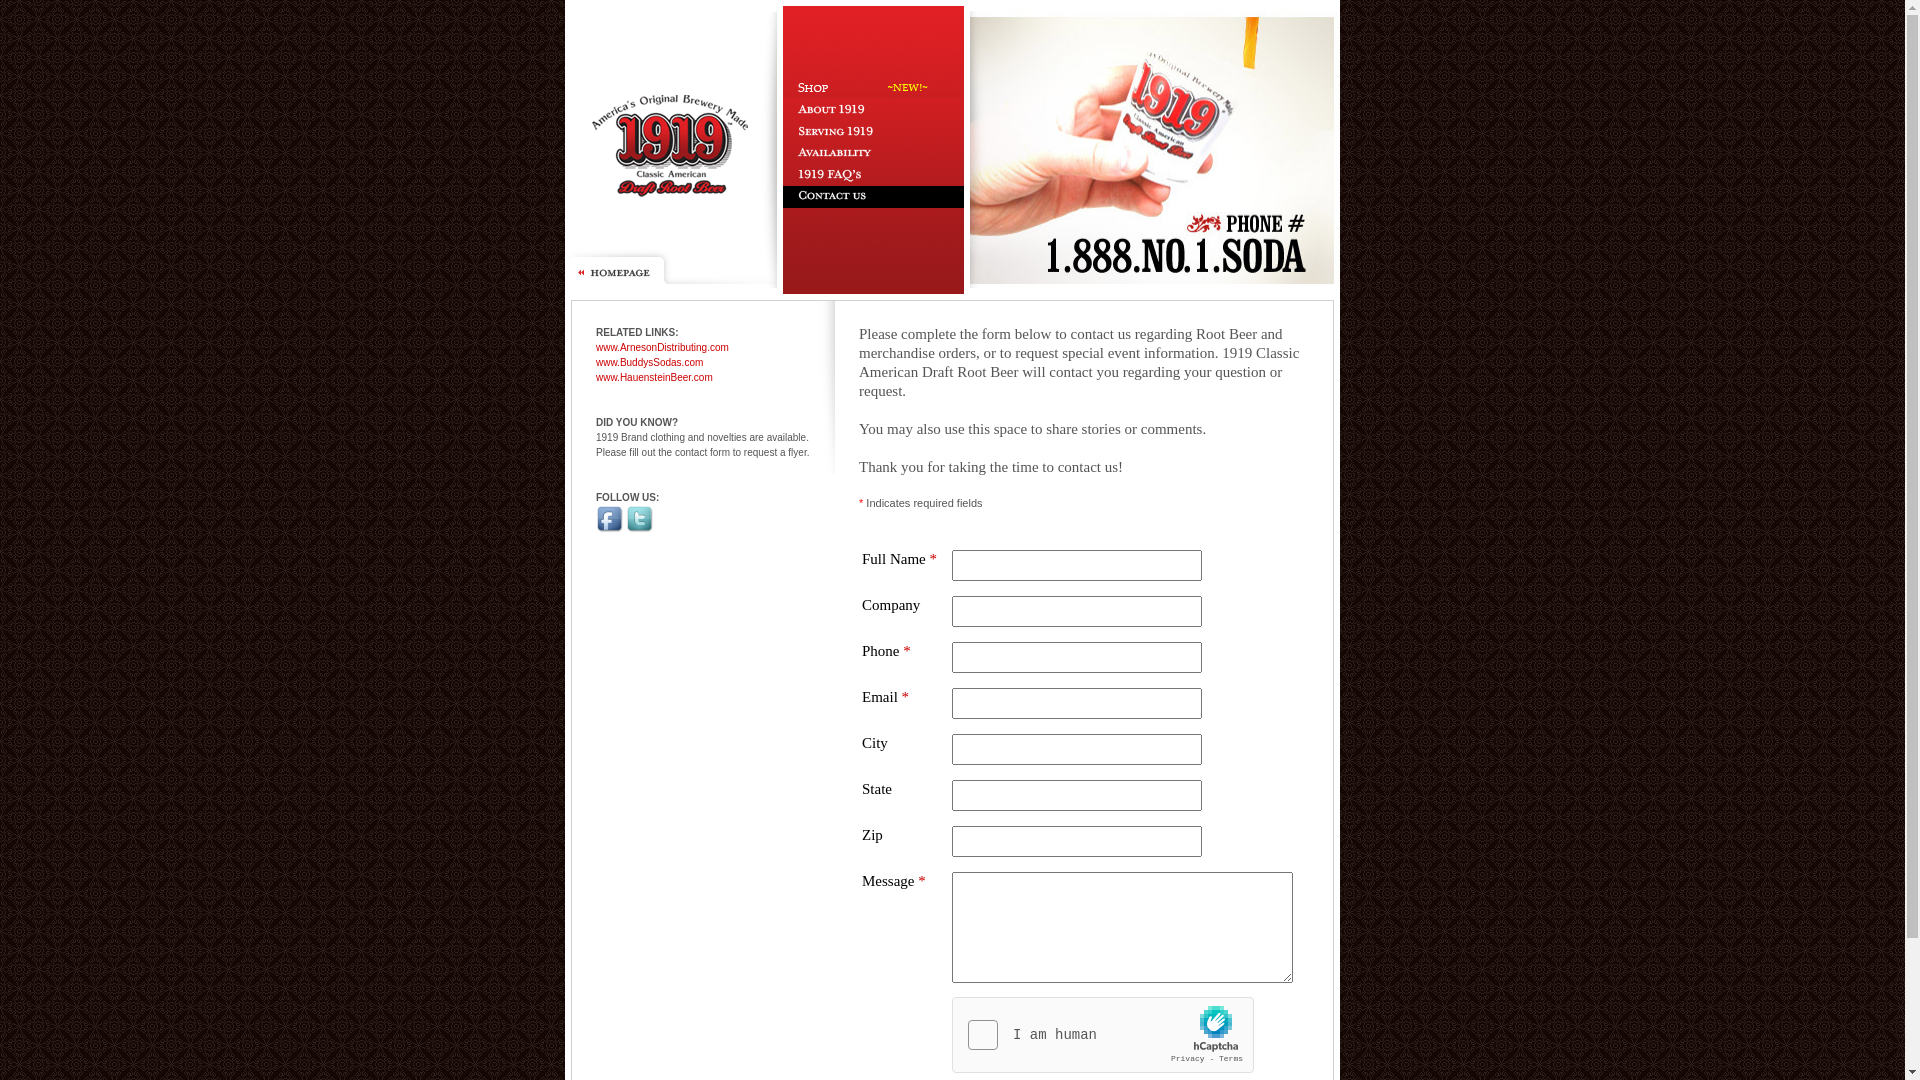  What do you see at coordinates (594, 377) in the screenshot?
I see `'www.HauensteinBeer.com'` at bounding box center [594, 377].